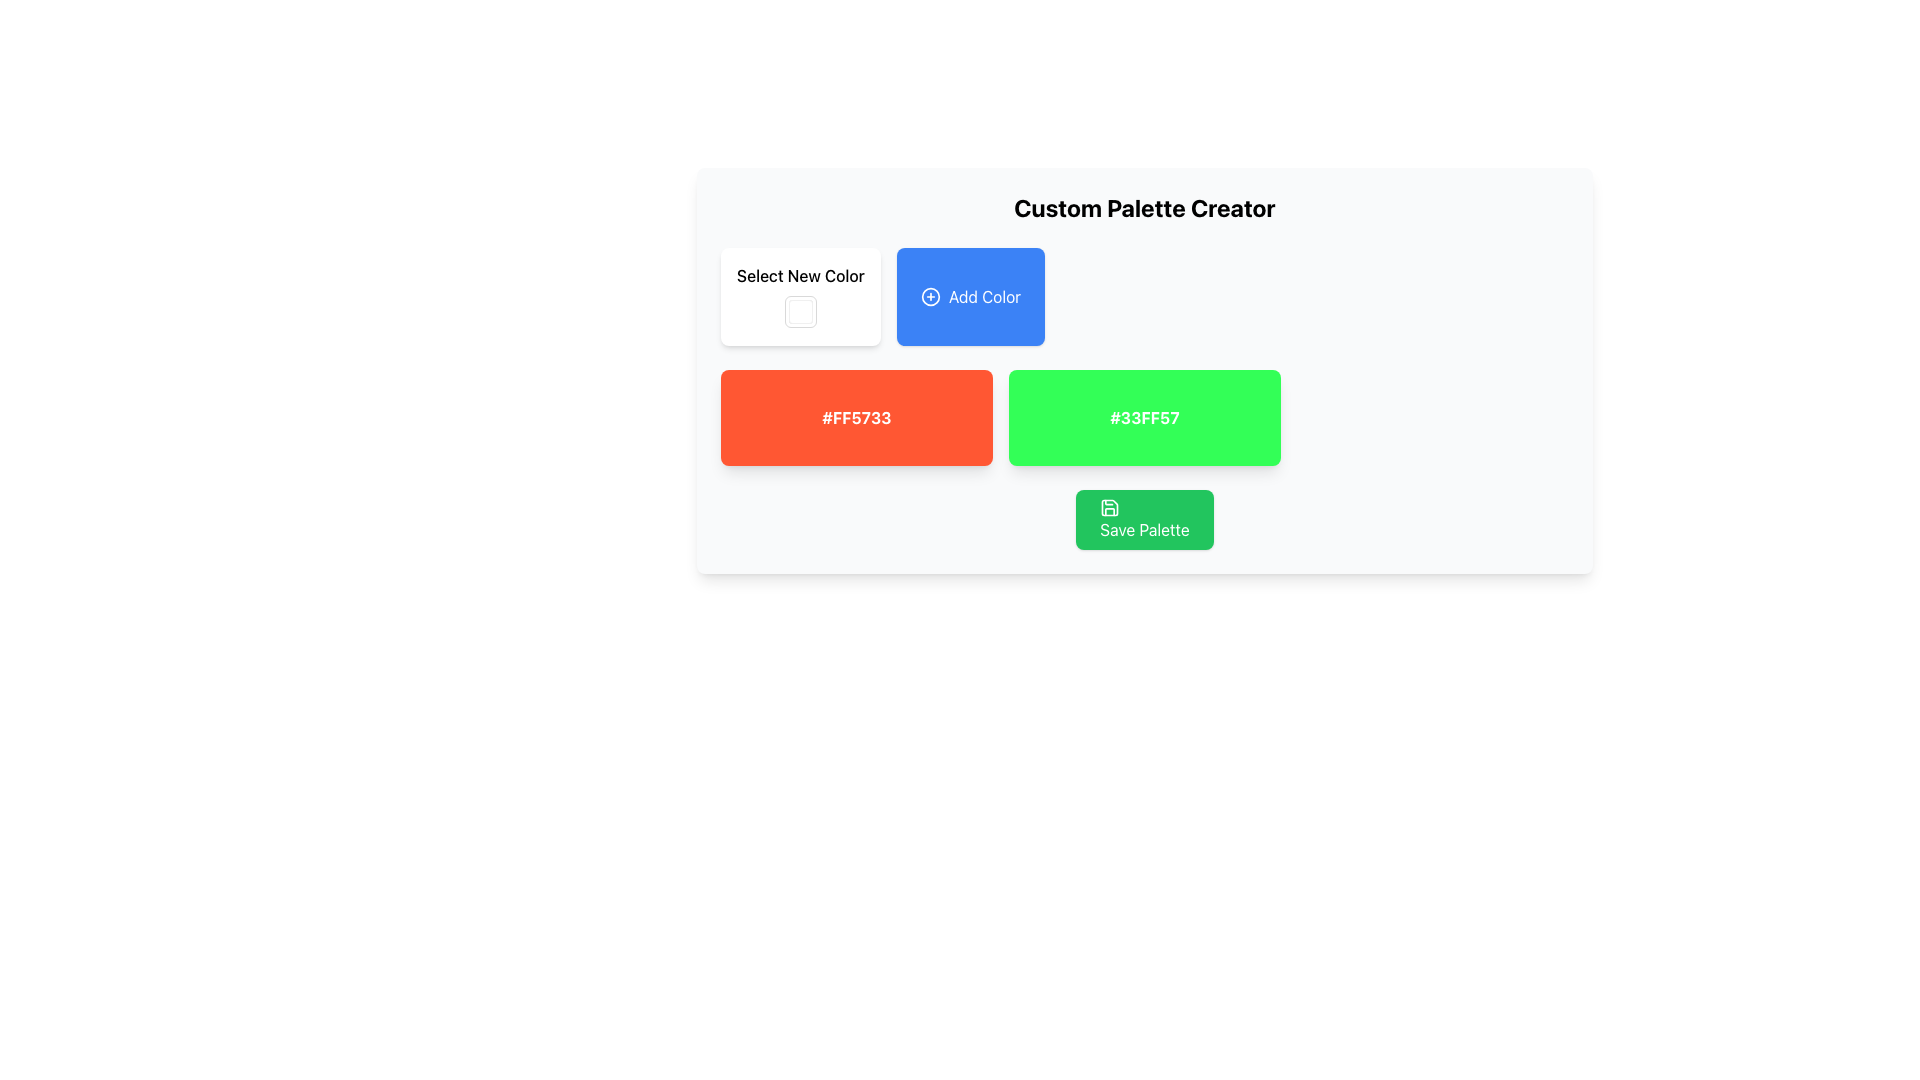 The height and width of the screenshot is (1080, 1920). Describe the element at coordinates (929, 297) in the screenshot. I see `the circular blue and white icon with a plus sign inside, which is part of the button labeled 'Add Color'` at that location.